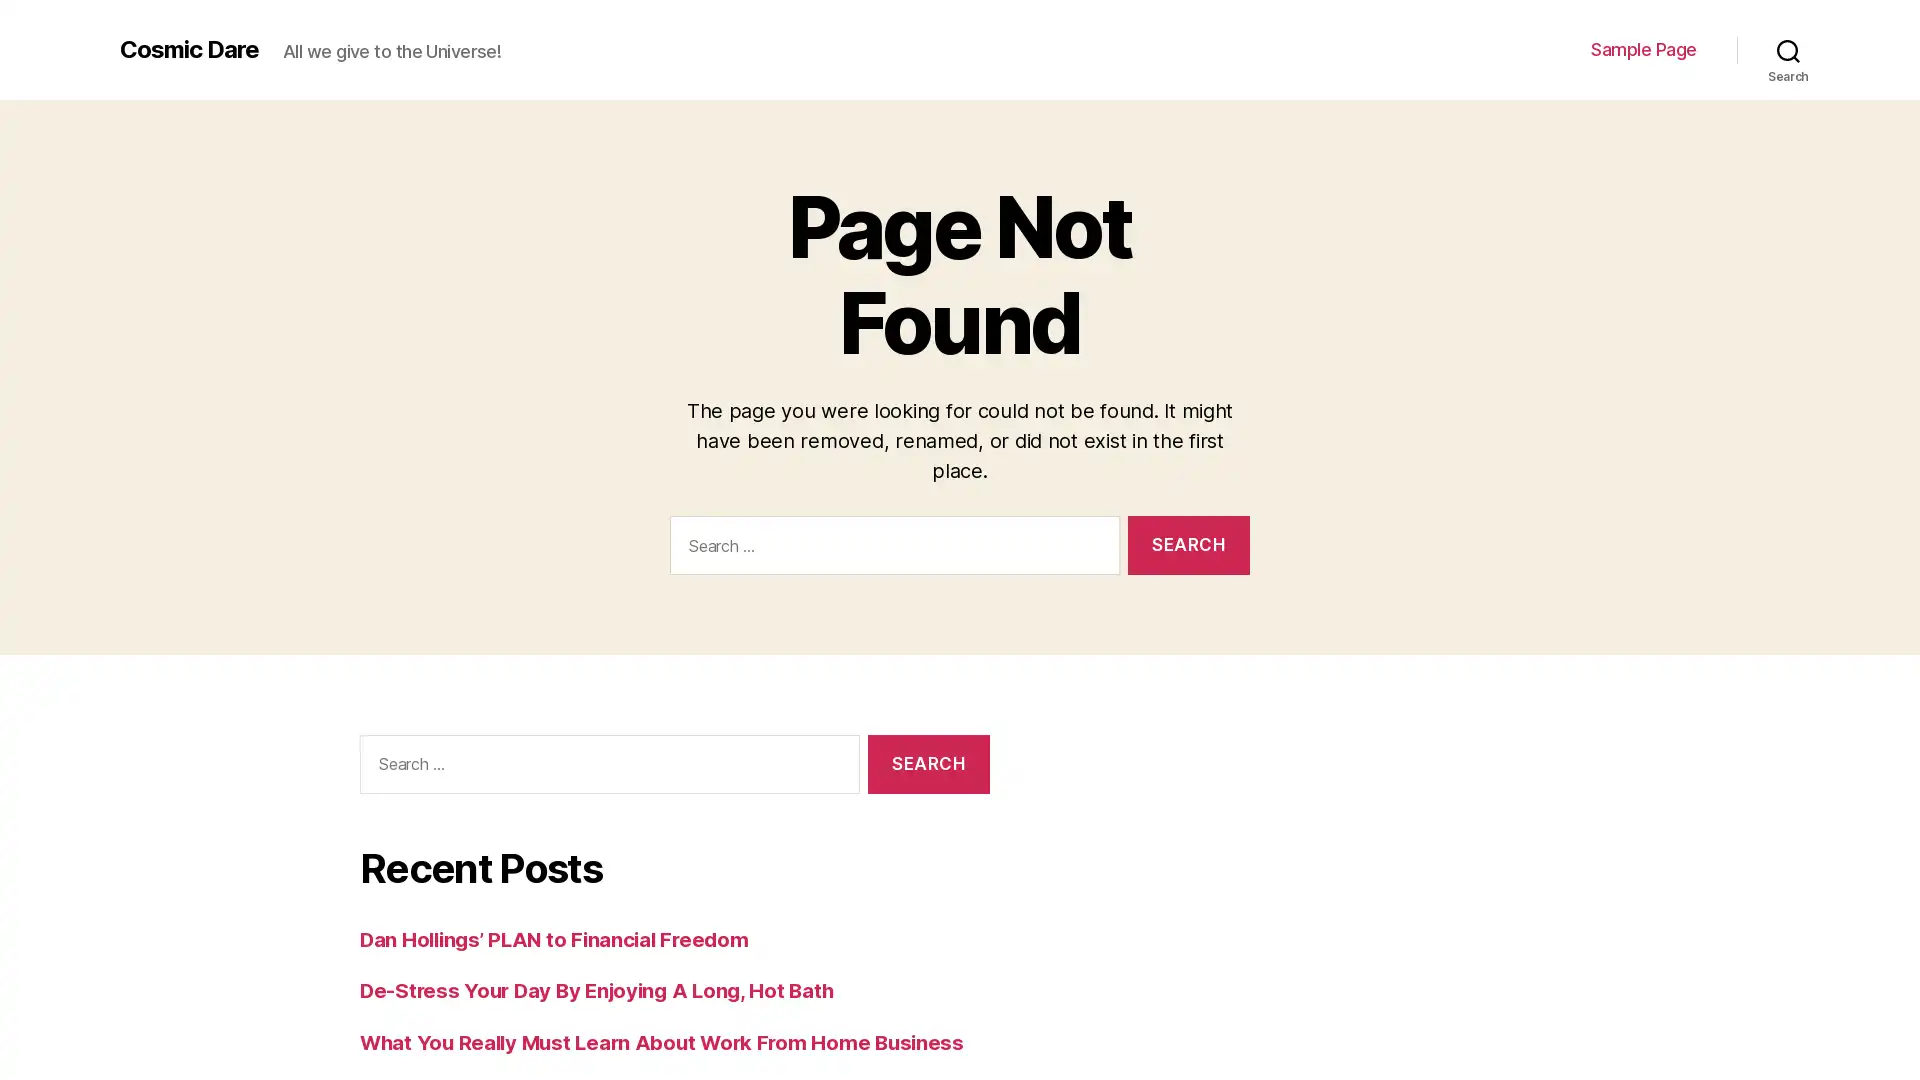 The height and width of the screenshot is (1080, 1920). Describe the element at coordinates (927, 763) in the screenshot. I see `Search` at that location.